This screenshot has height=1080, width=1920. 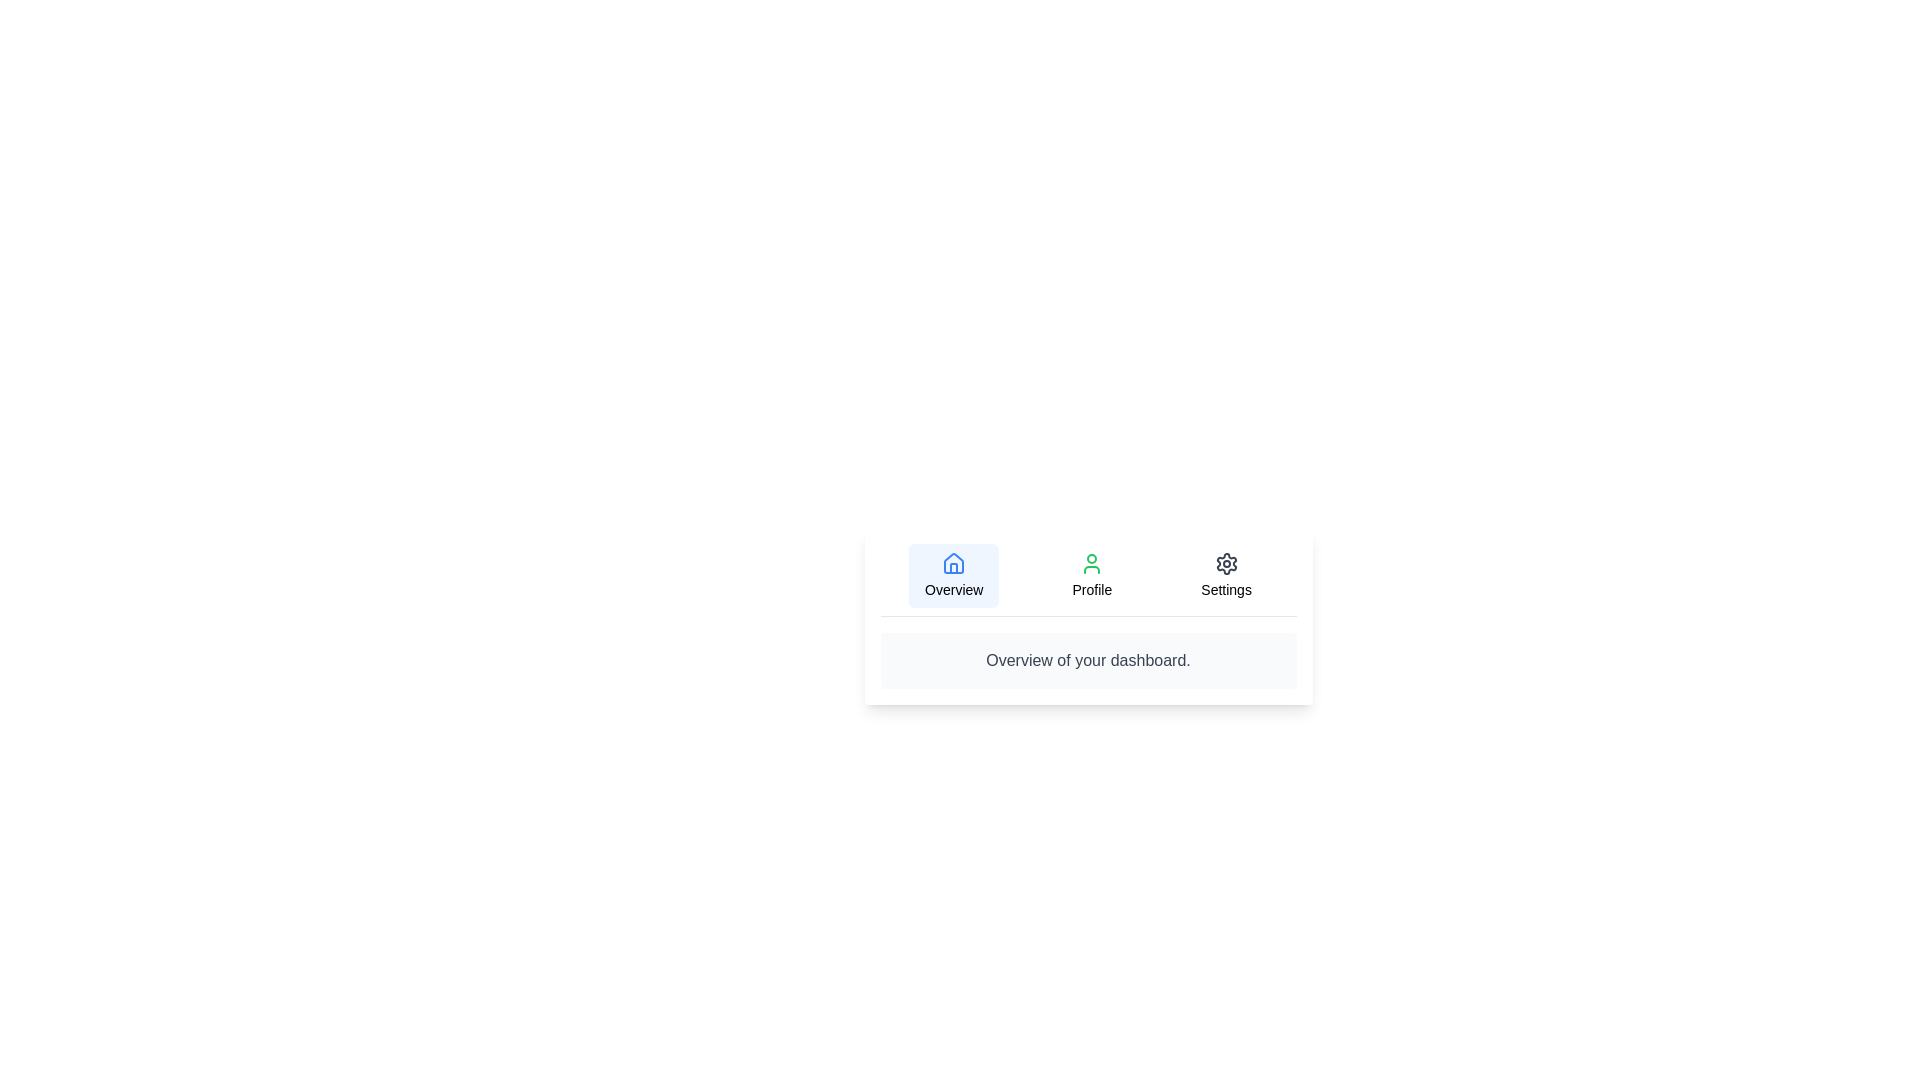 What do you see at coordinates (953, 575) in the screenshot?
I see `the text portion labeled Overview to select it` at bounding box center [953, 575].